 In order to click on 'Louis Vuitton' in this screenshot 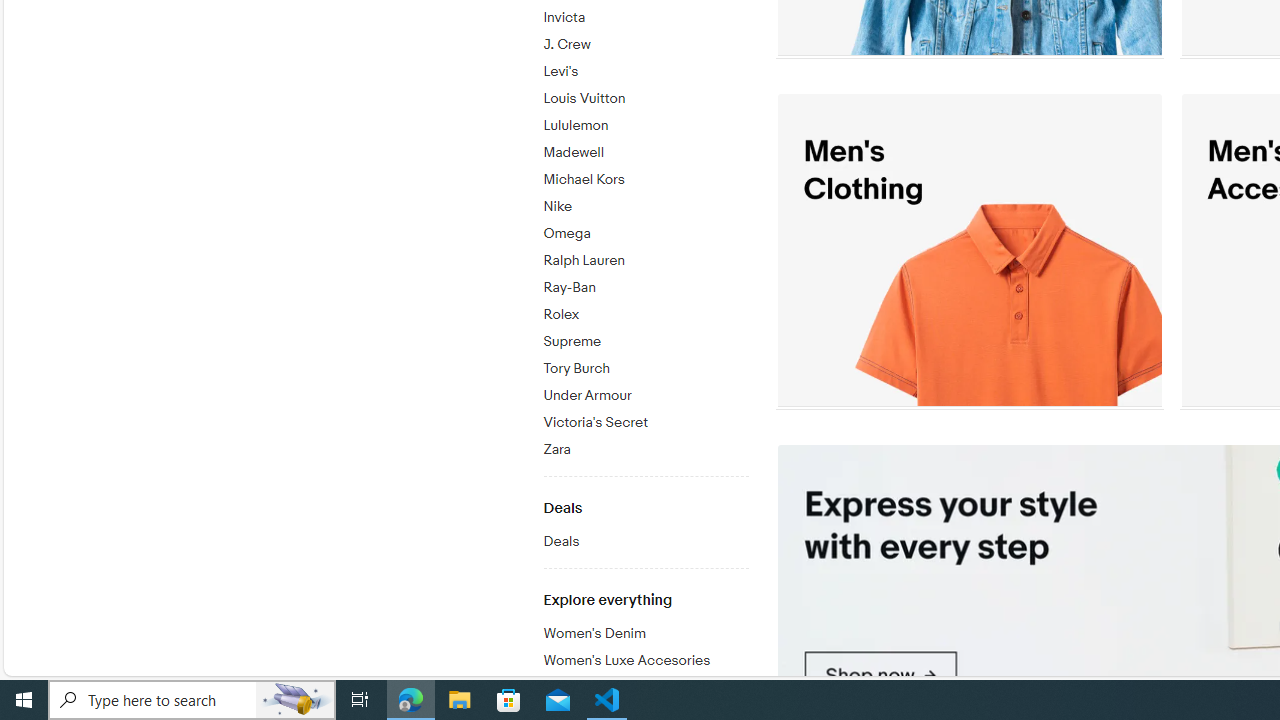, I will do `click(645, 95)`.